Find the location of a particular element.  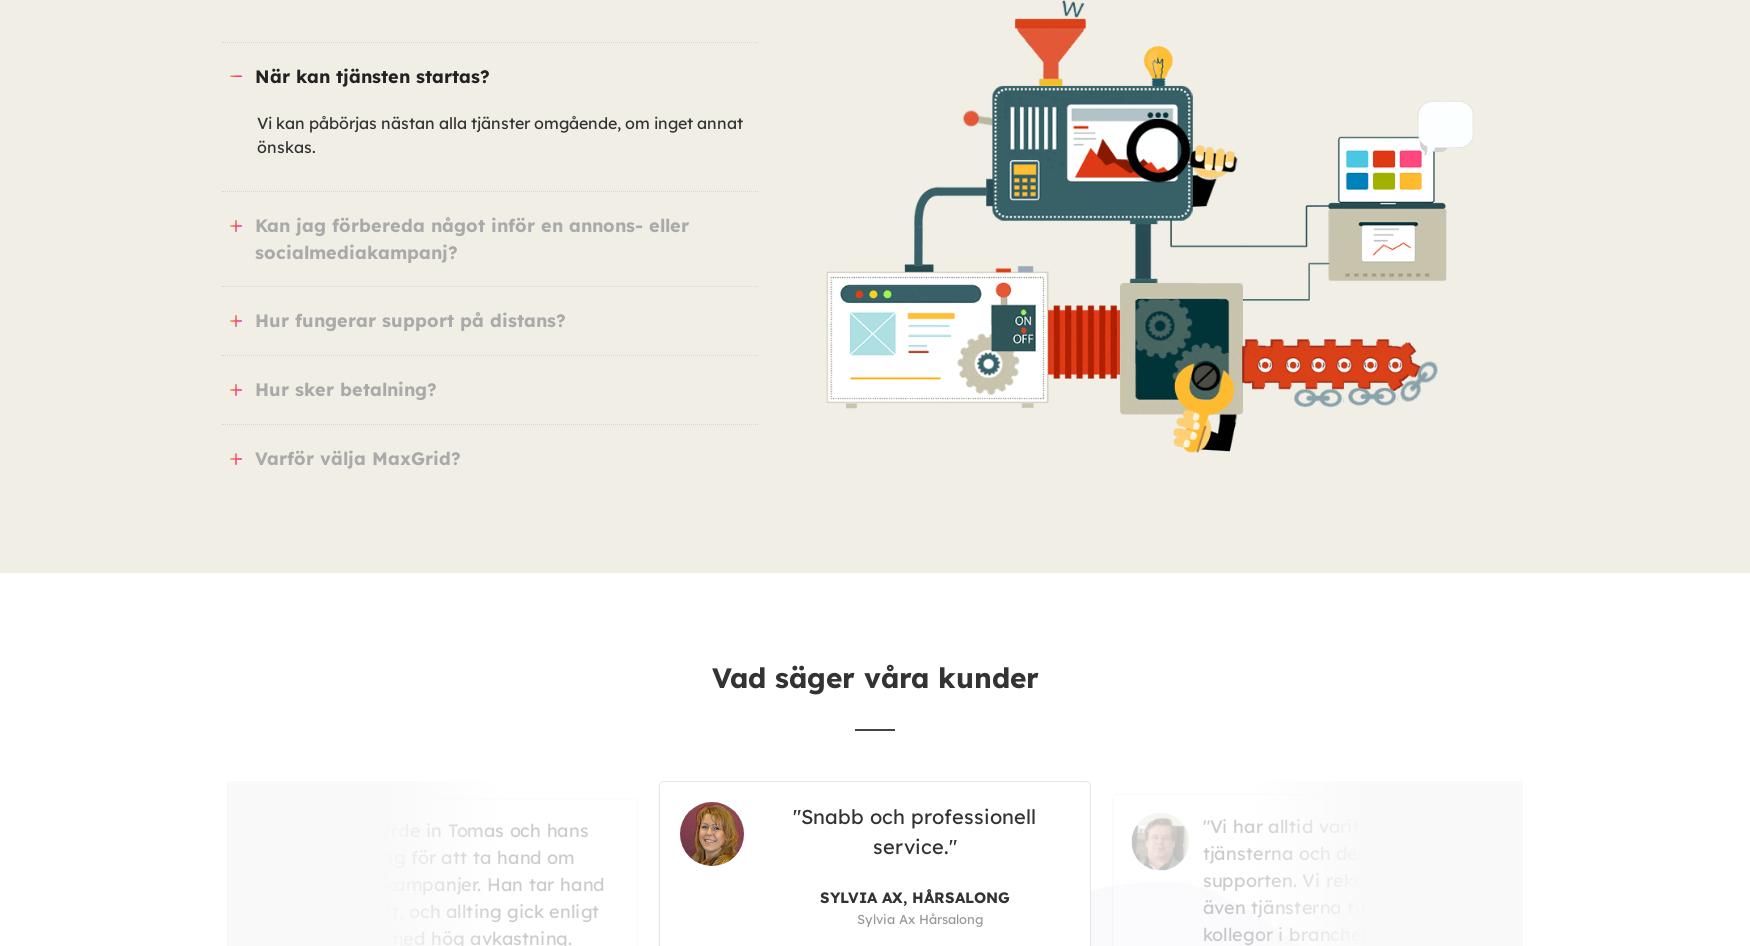

'Jonas' is located at coordinates (1226, 865).